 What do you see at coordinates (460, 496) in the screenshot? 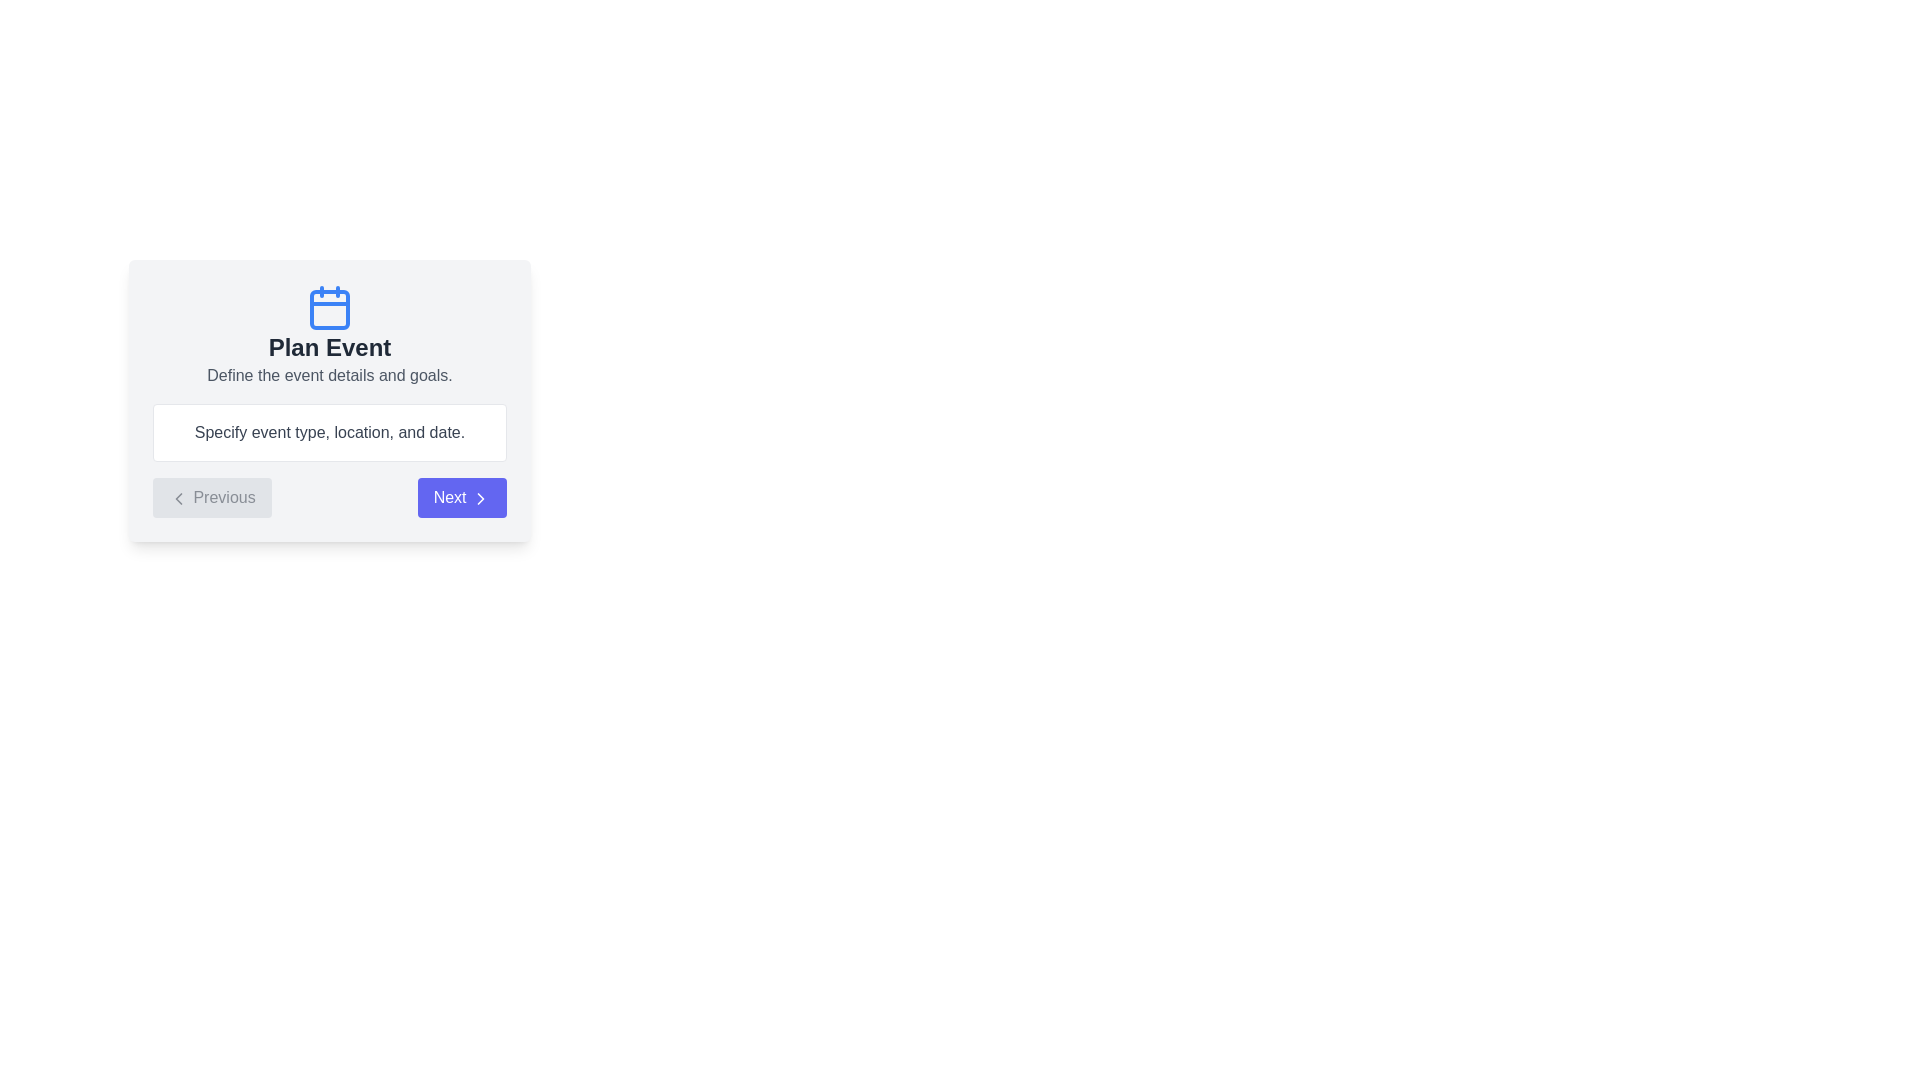
I see `the 'Next' button to navigate to the next step` at bounding box center [460, 496].